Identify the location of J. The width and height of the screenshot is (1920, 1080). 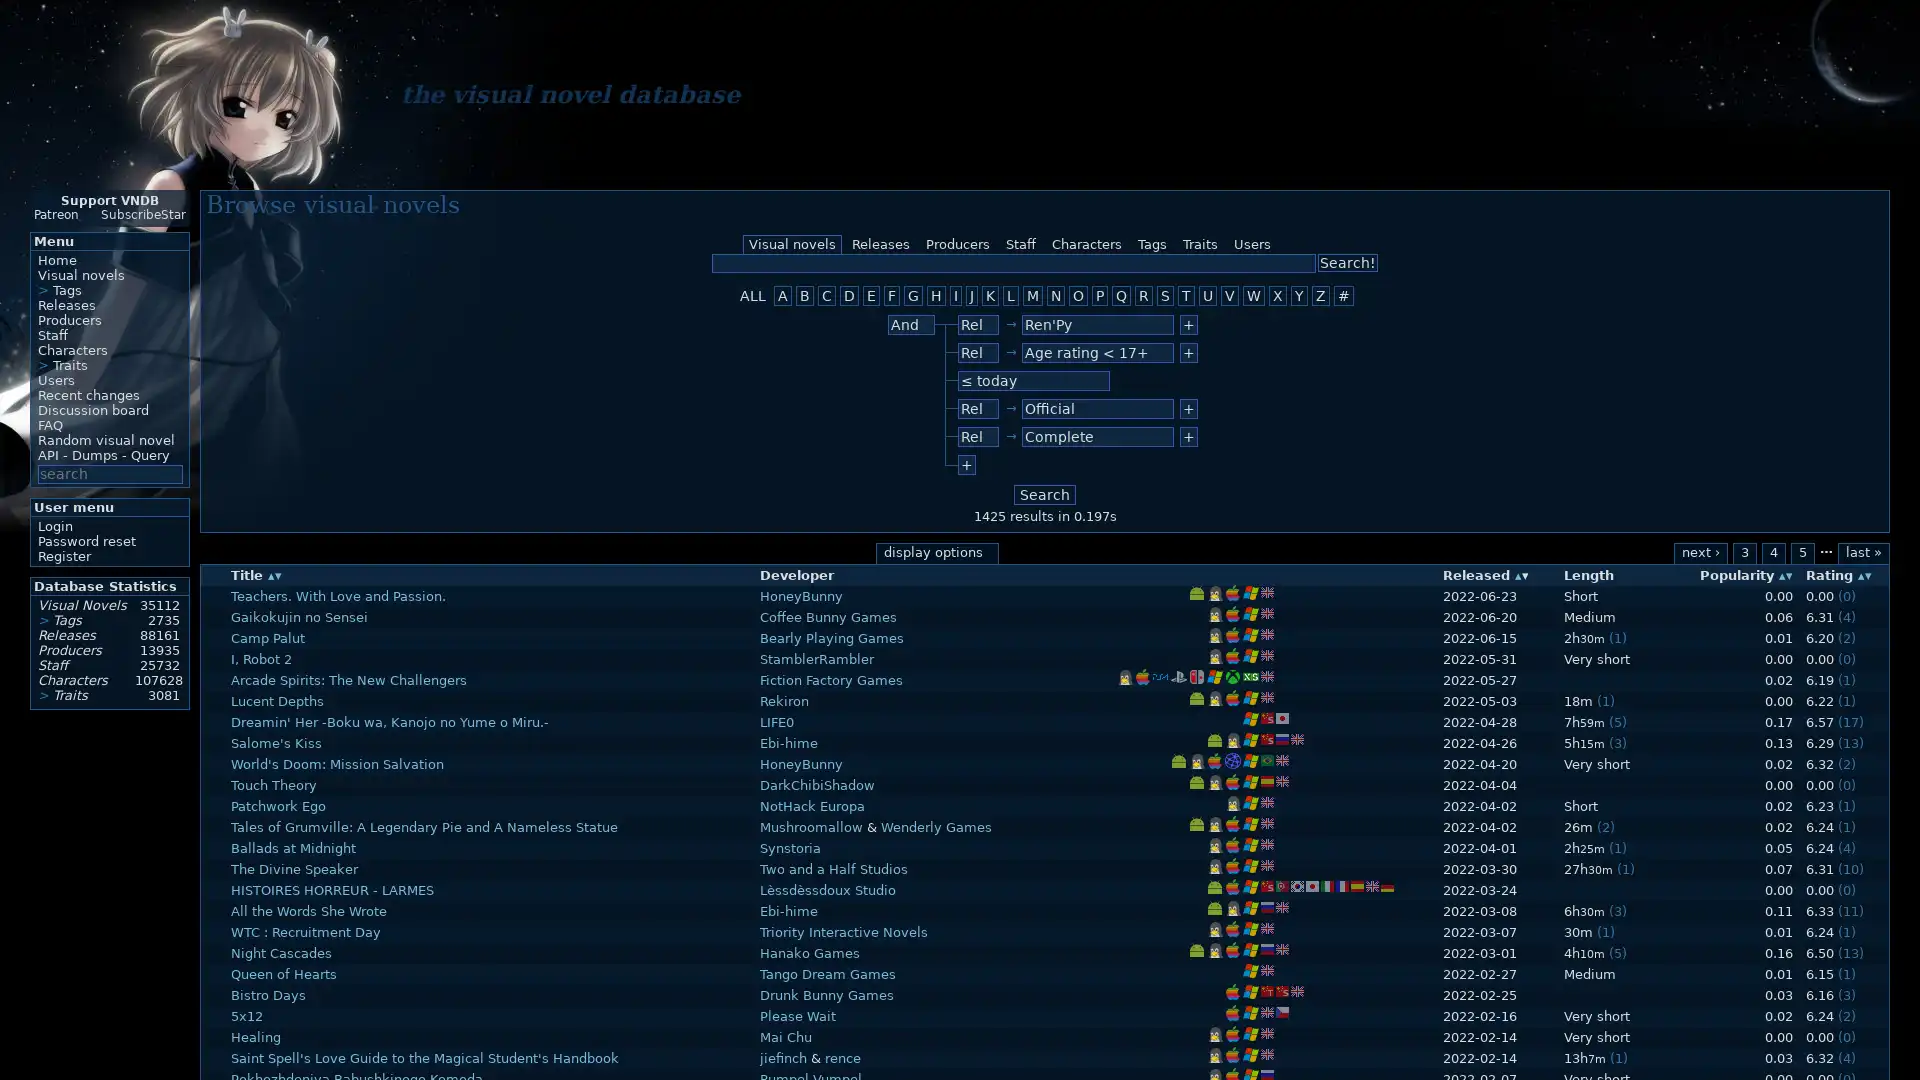
(972, 296).